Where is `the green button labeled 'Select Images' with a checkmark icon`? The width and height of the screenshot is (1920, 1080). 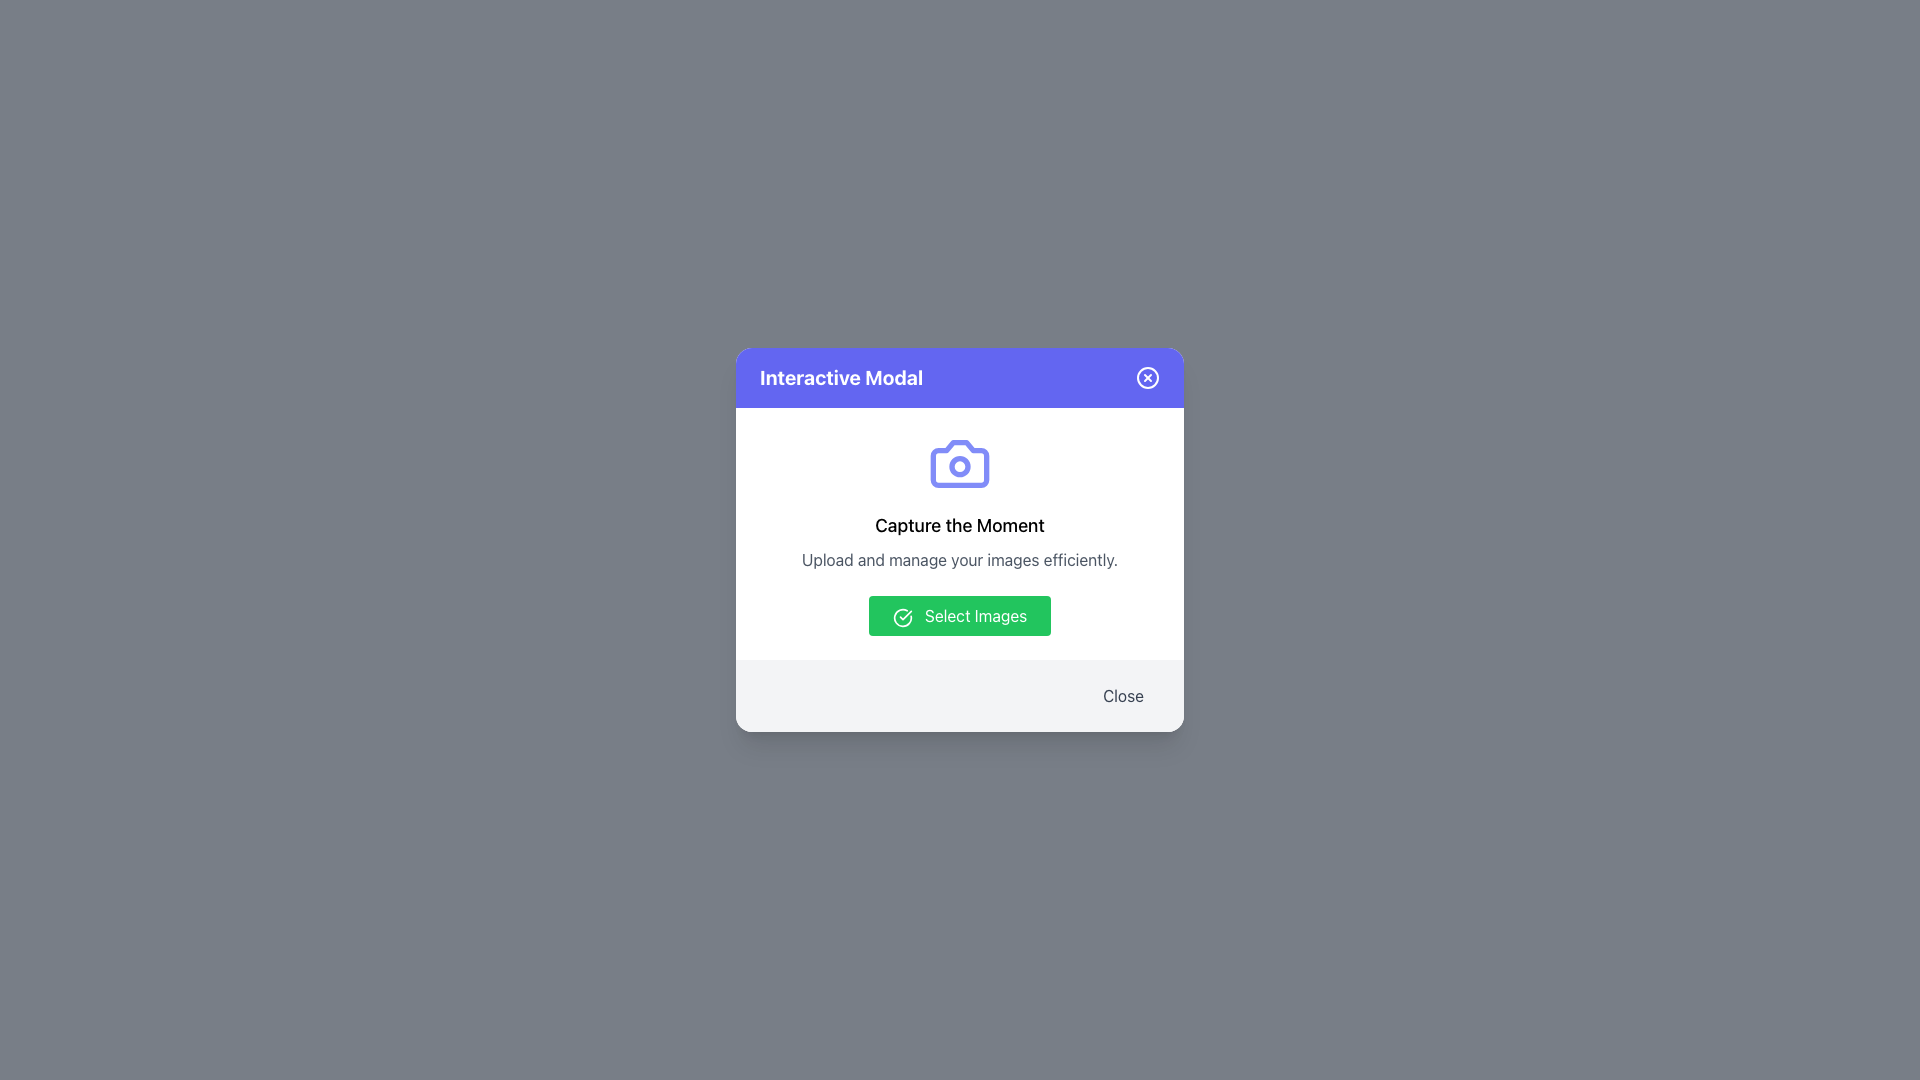 the green button labeled 'Select Images' with a checkmark icon is located at coordinates (960, 615).